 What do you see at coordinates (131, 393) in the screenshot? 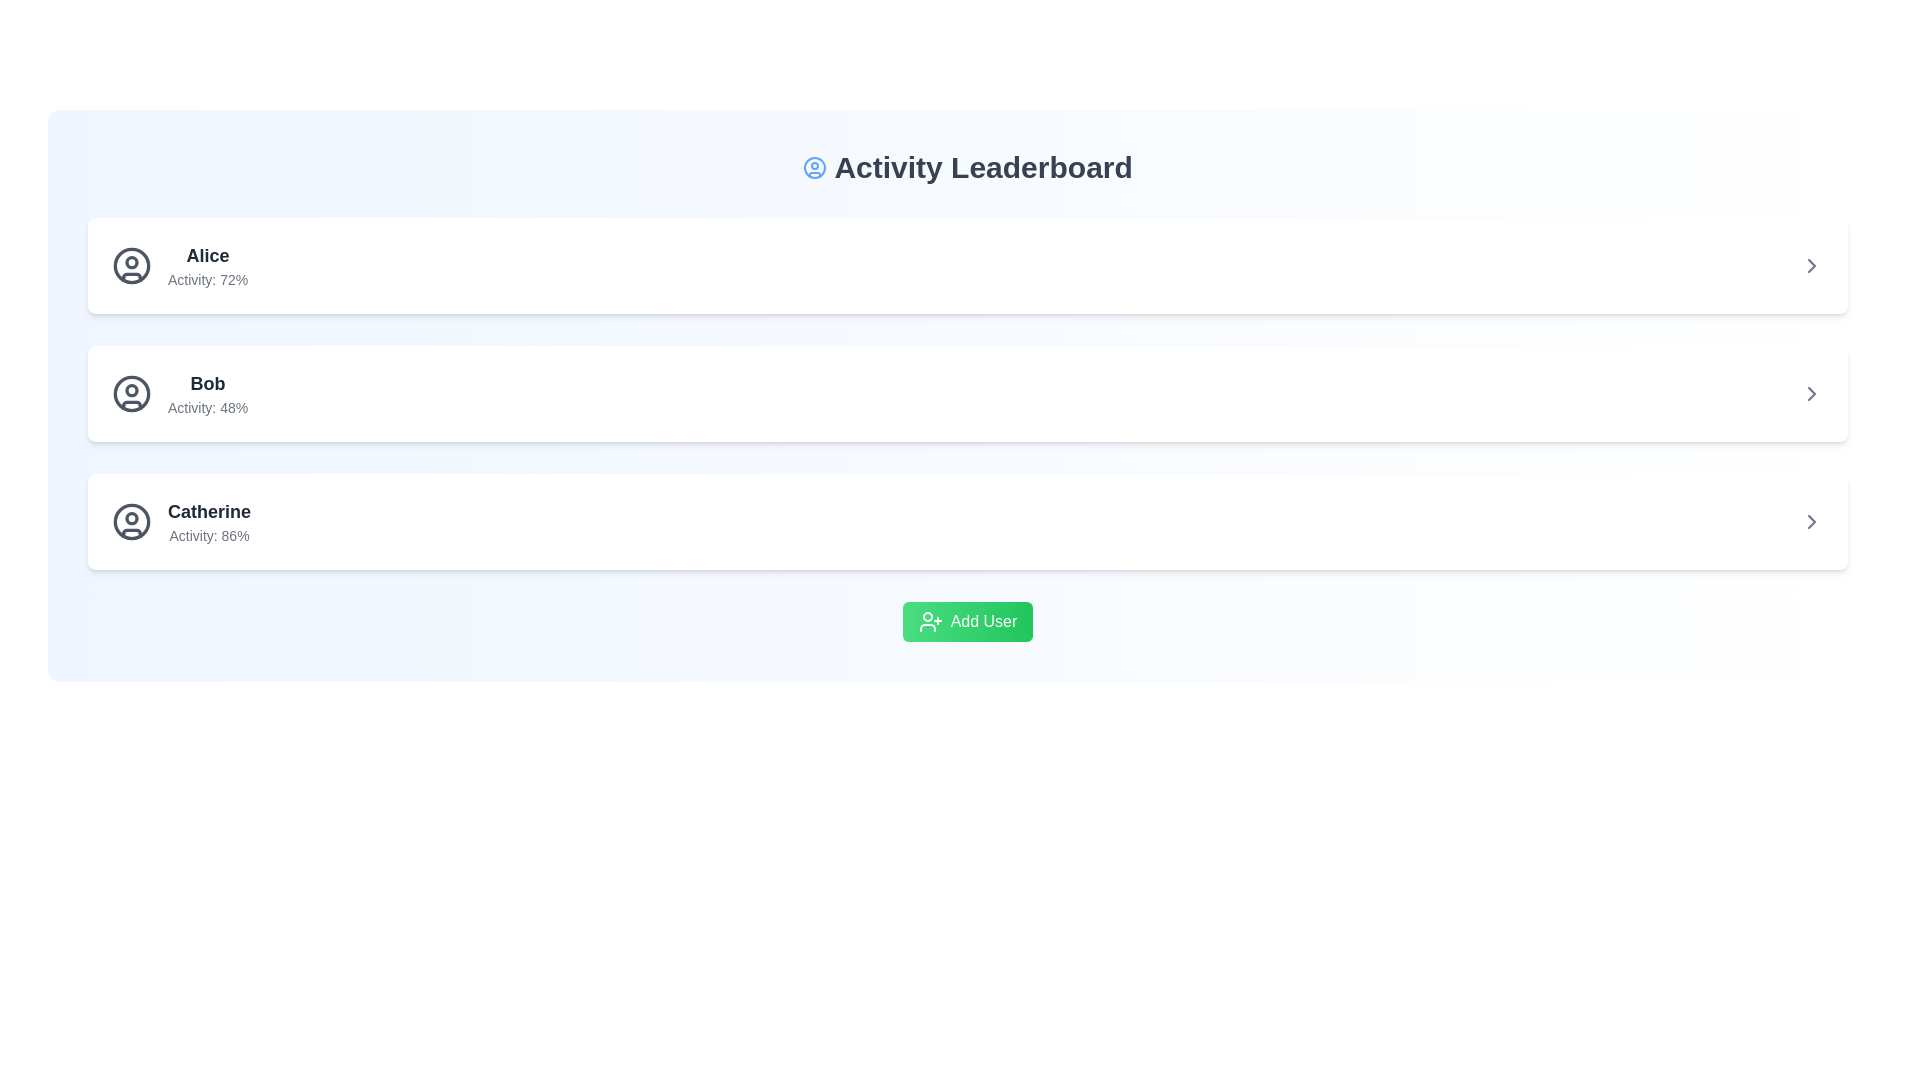
I see `the user icon representing 'Bob' located in the middle user card for reordering functionality` at bounding box center [131, 393].